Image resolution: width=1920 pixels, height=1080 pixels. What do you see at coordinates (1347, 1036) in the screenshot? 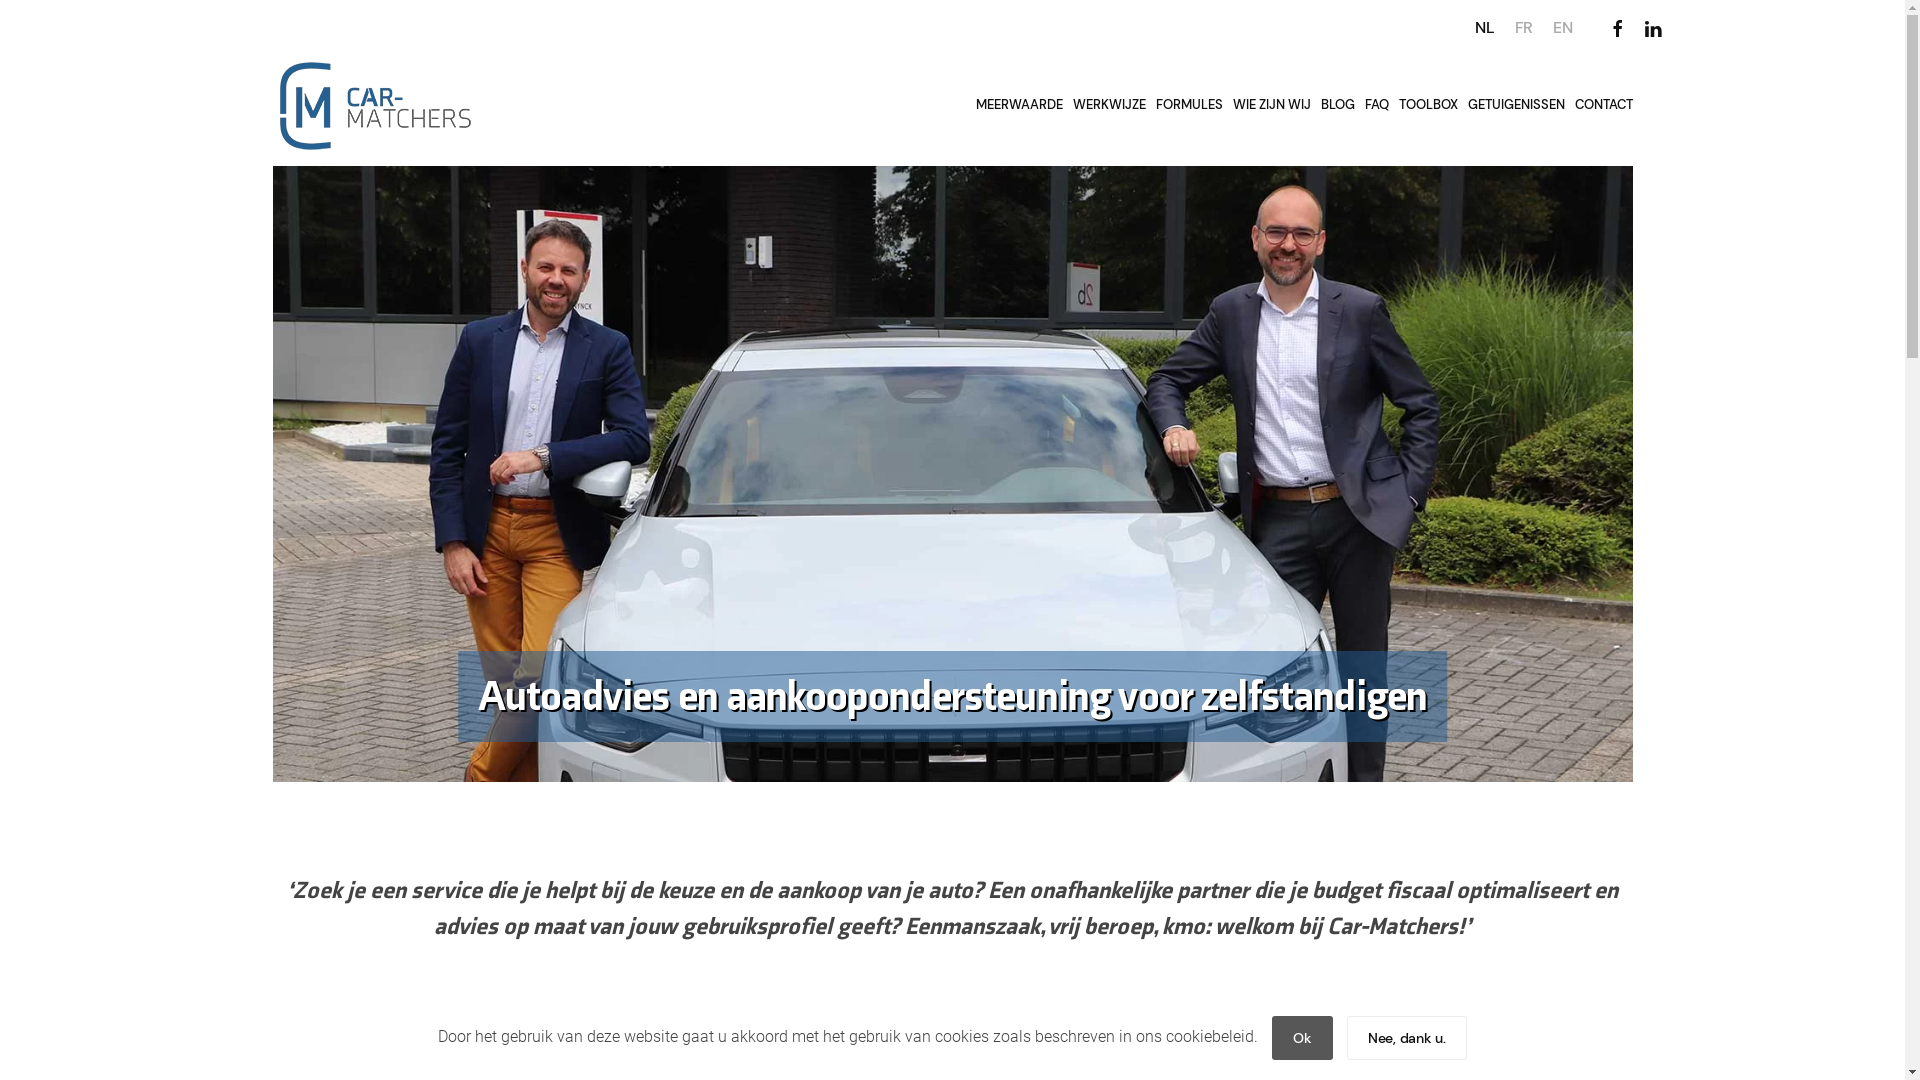
I see `'Nee, dank u.'` at bounding box center [1347, 1036].